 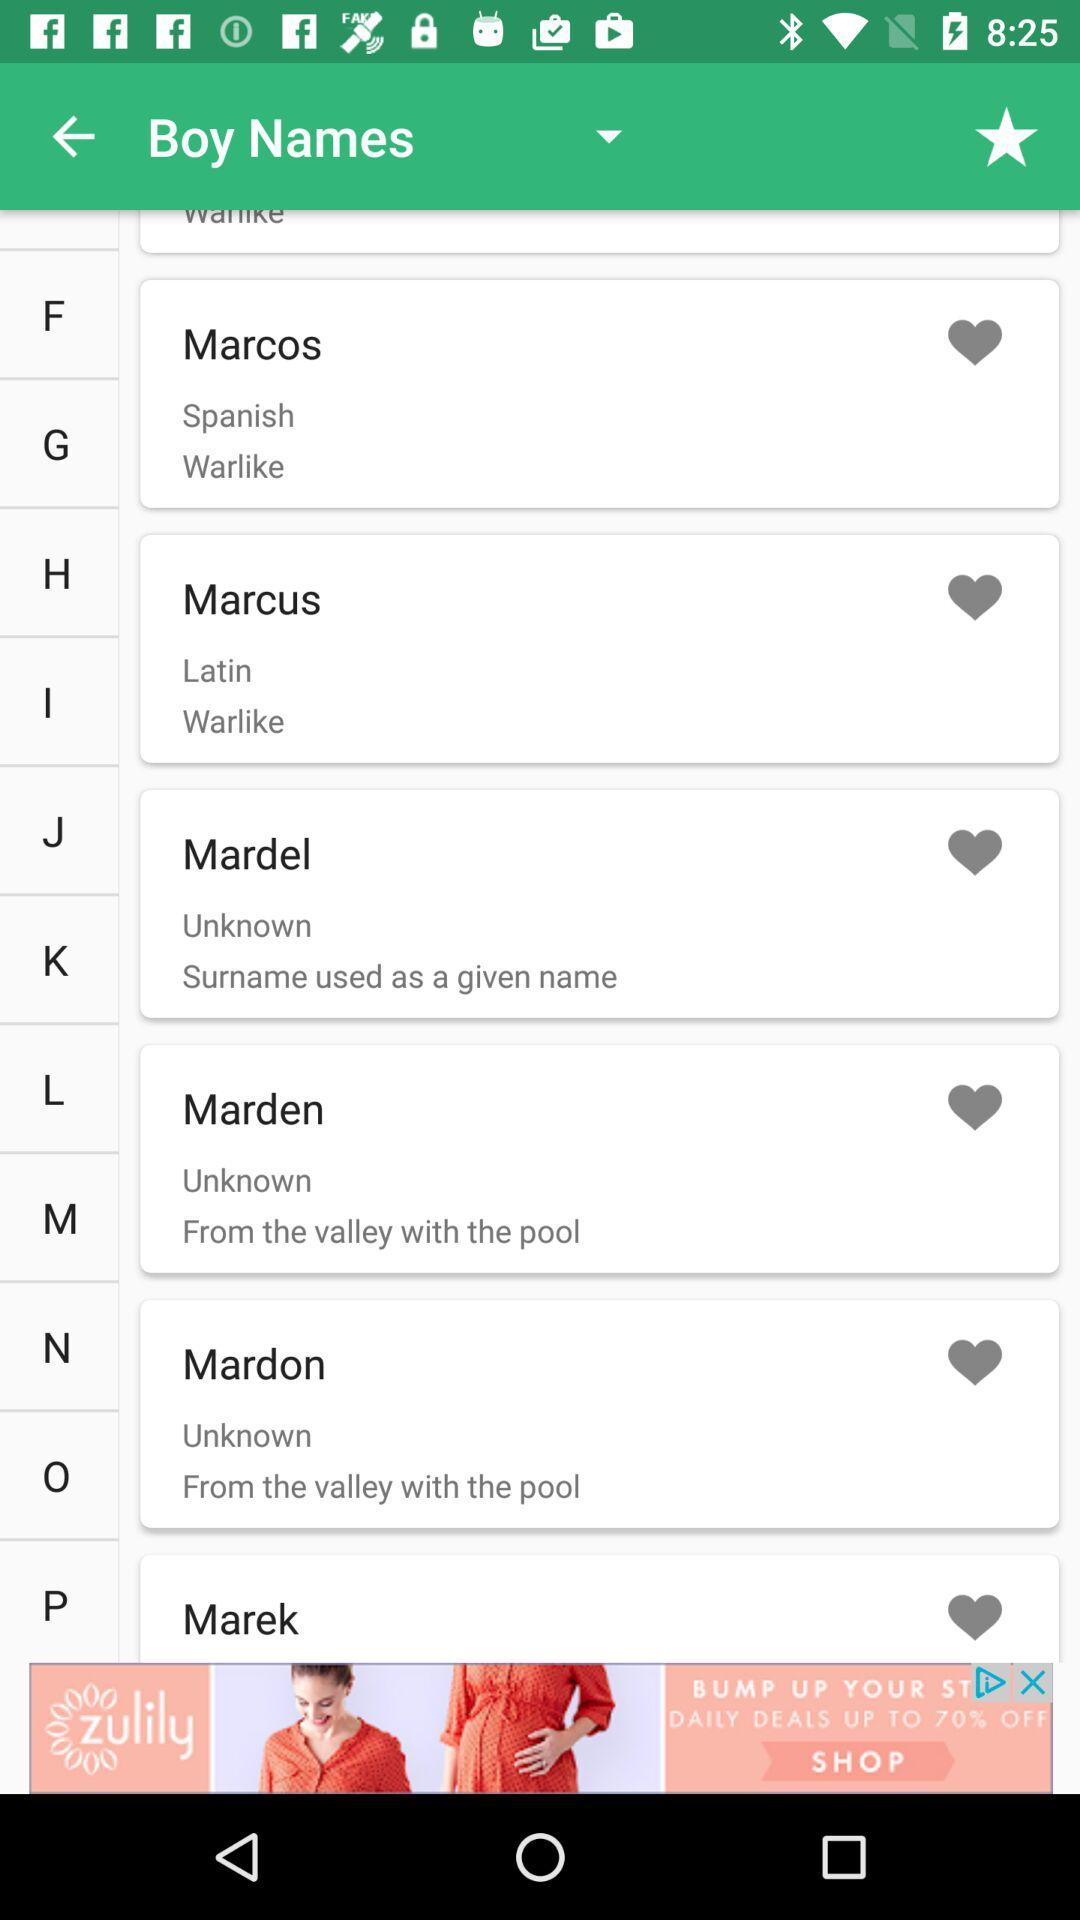 What do you see at coordinates (540, 1727) in the screenshot?
I see `advertisement page` at bounding box center [540, 1727].